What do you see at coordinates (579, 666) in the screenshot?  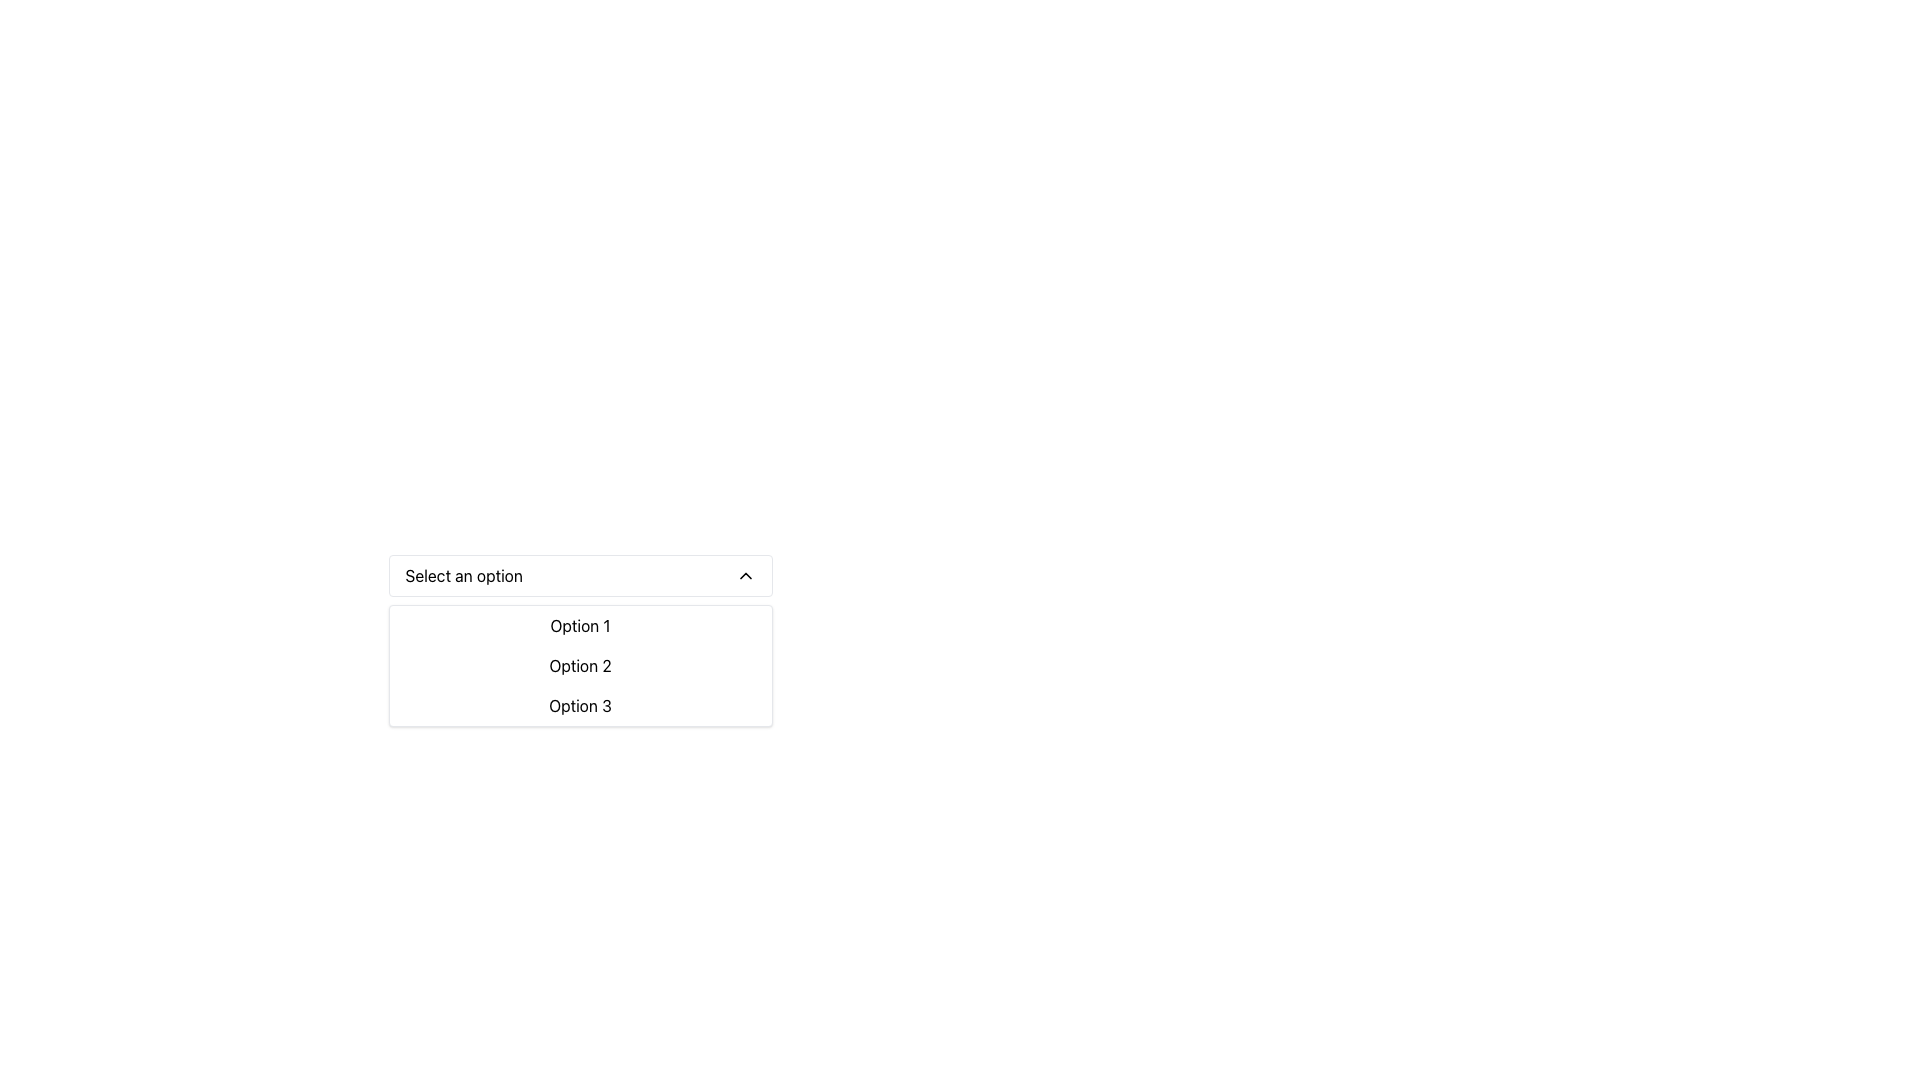 I see `the selectable option for 'Option 2' within the dropdown menu for keyboard navigation` at bounding box center [579, 666].